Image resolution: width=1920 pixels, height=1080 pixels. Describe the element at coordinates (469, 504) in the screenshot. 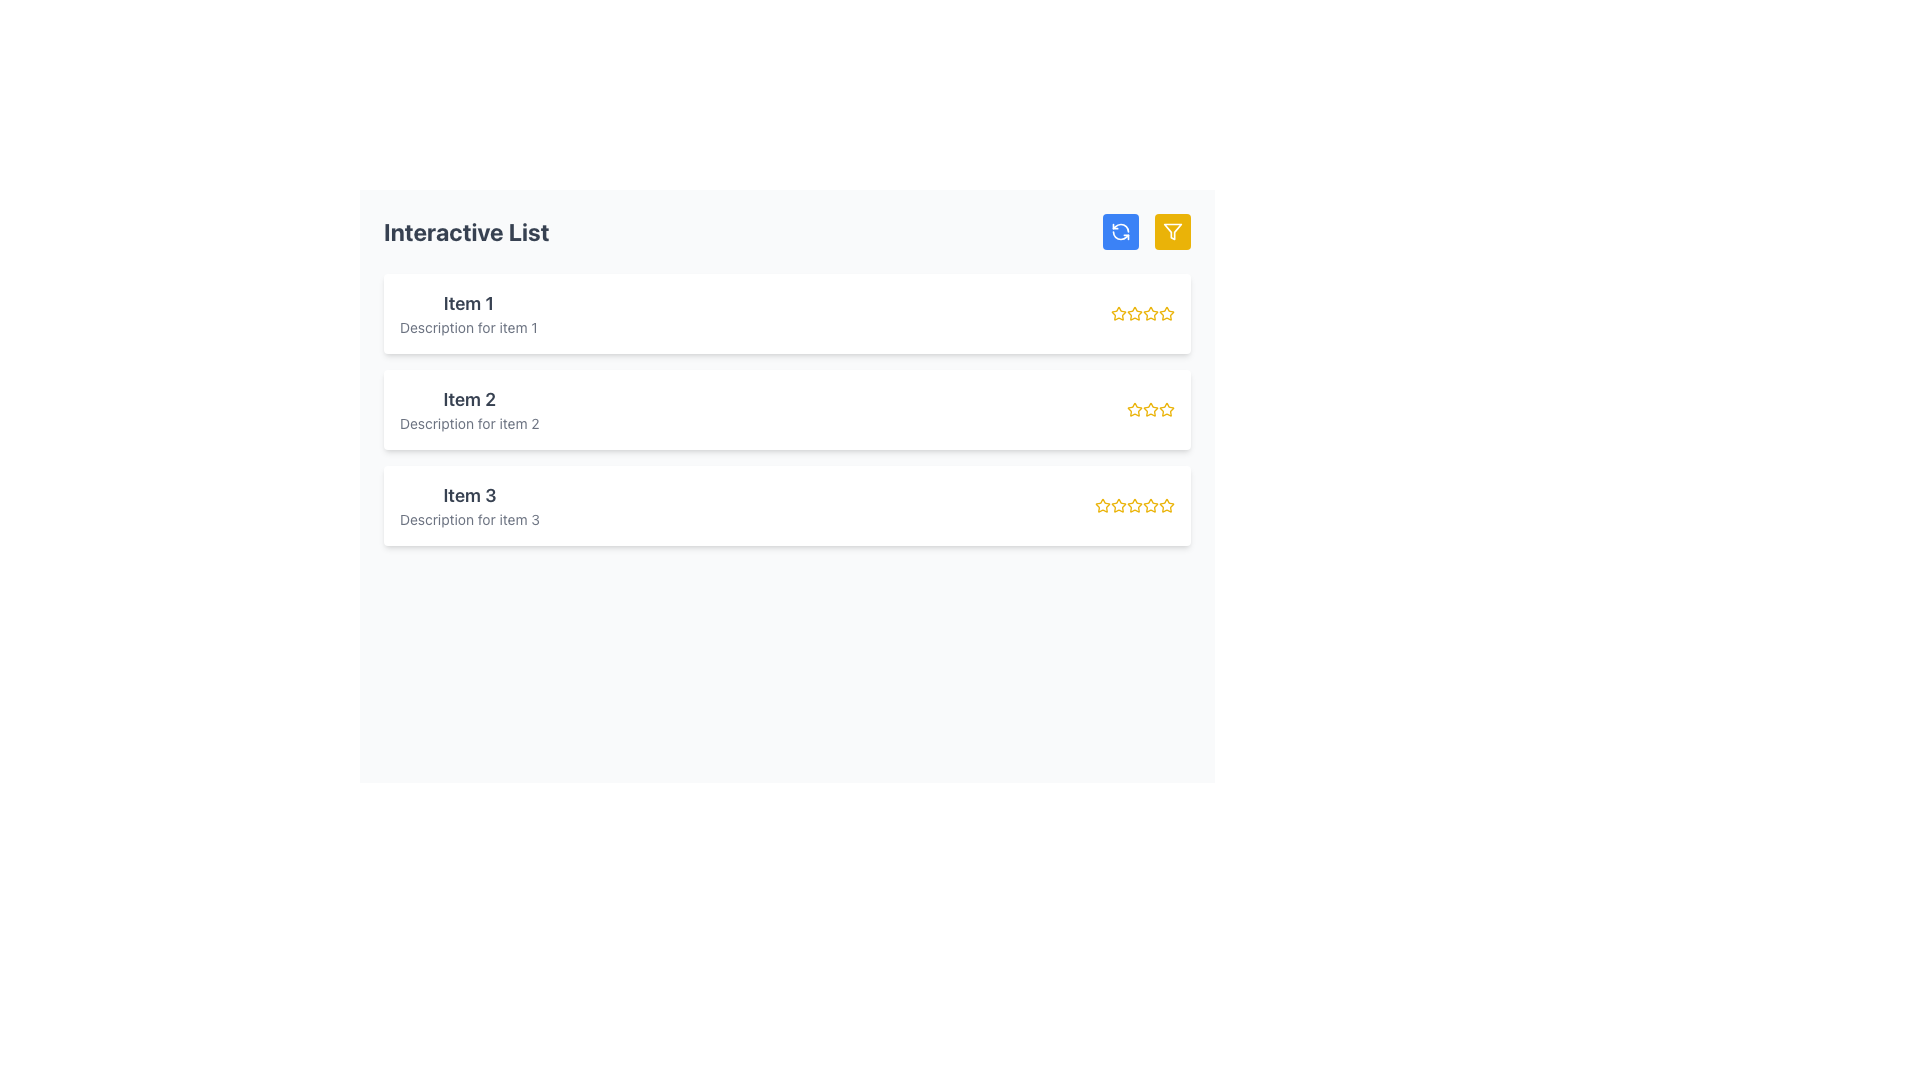

I see `the third list item, which provides a title and description` at that location.